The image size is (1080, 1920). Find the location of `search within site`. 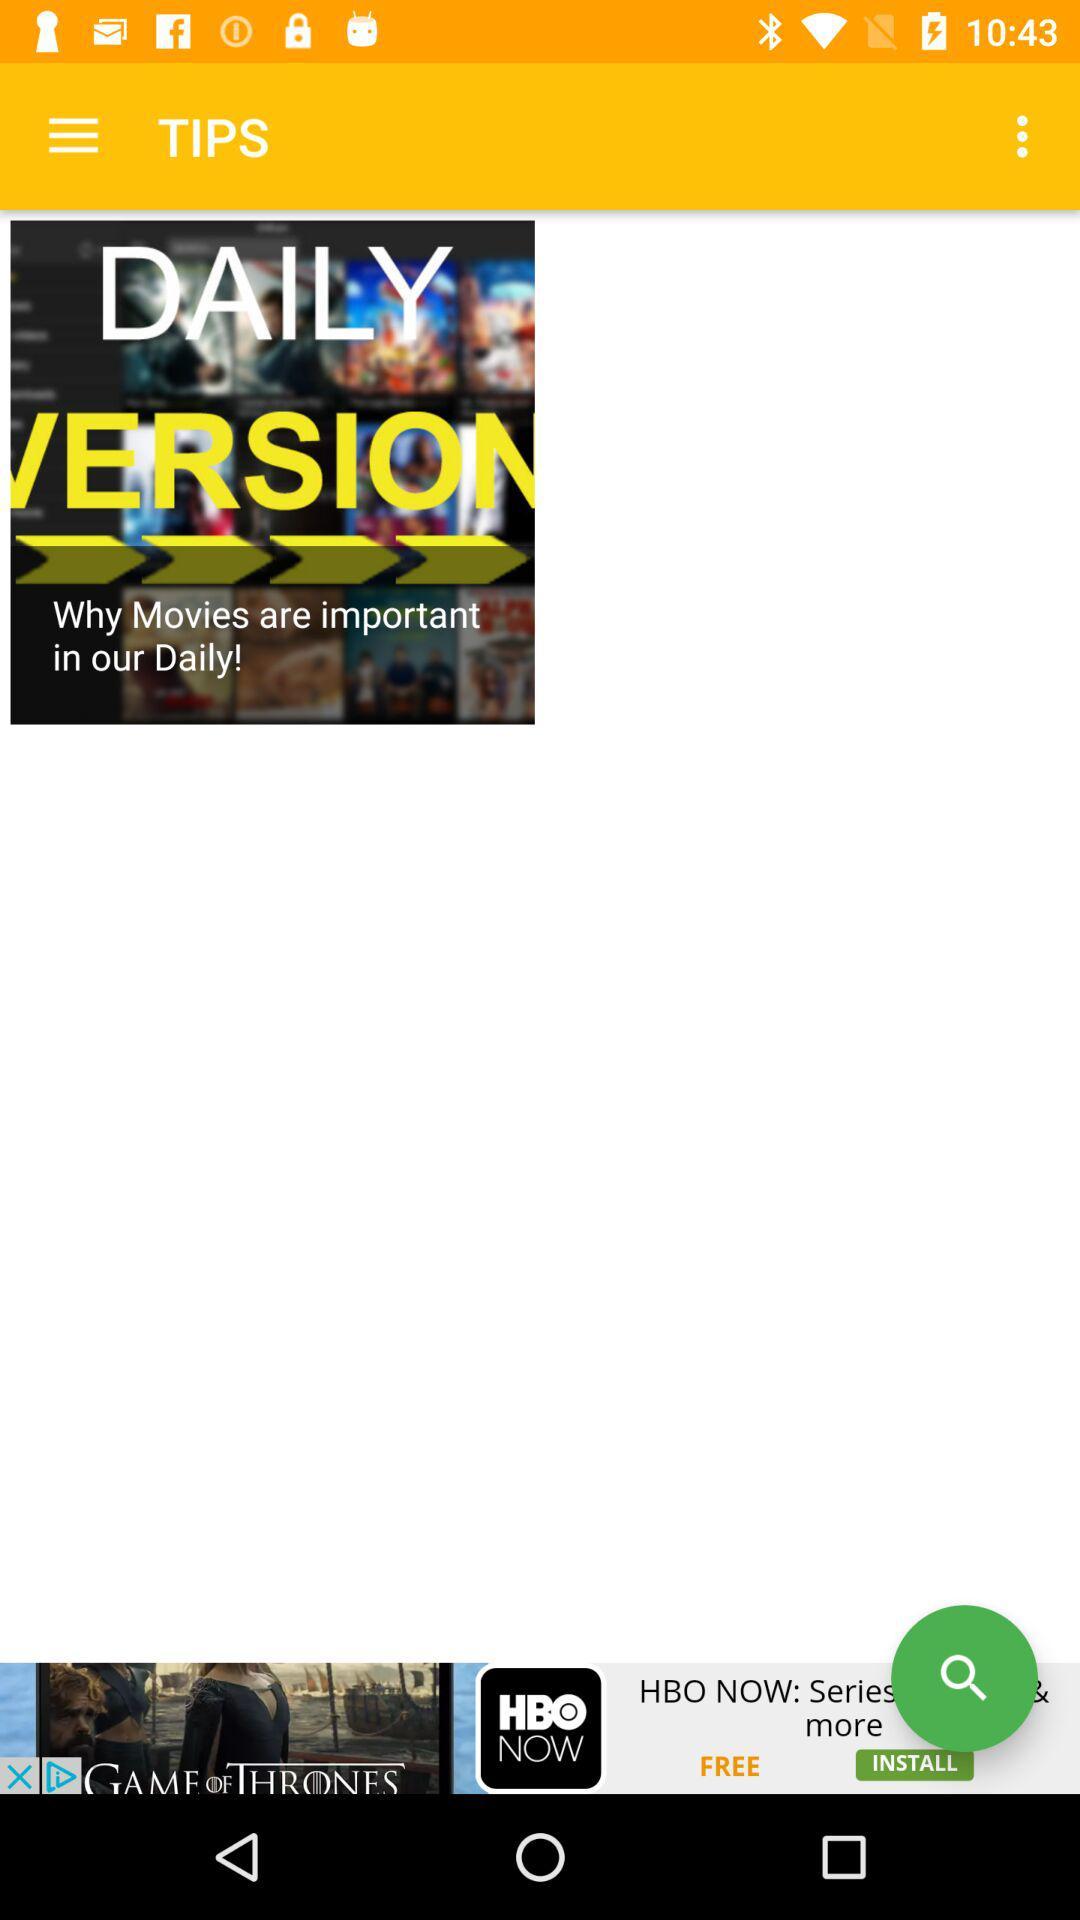

search within site is located at coordinates (963, 1678).